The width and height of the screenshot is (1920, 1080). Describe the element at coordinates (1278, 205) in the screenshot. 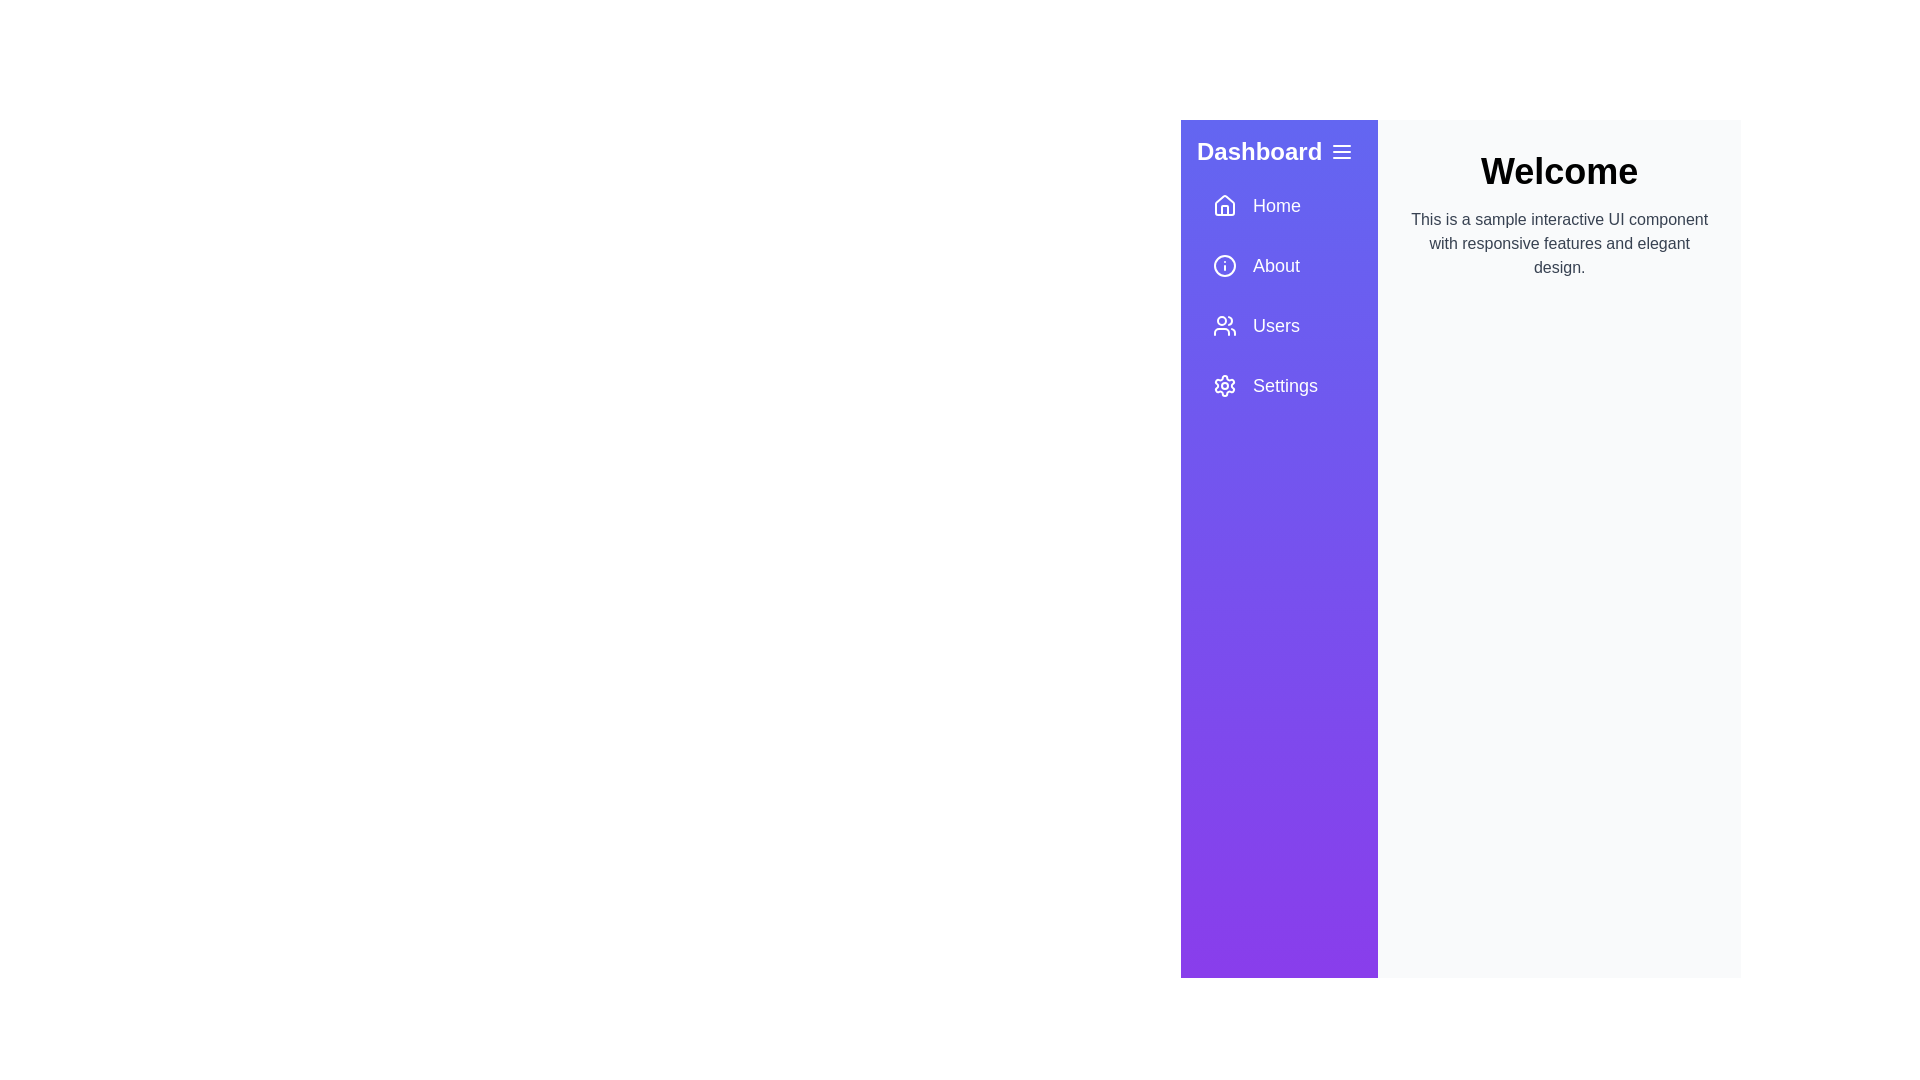

I see `the navigation item Home to trigger its action` at that location.